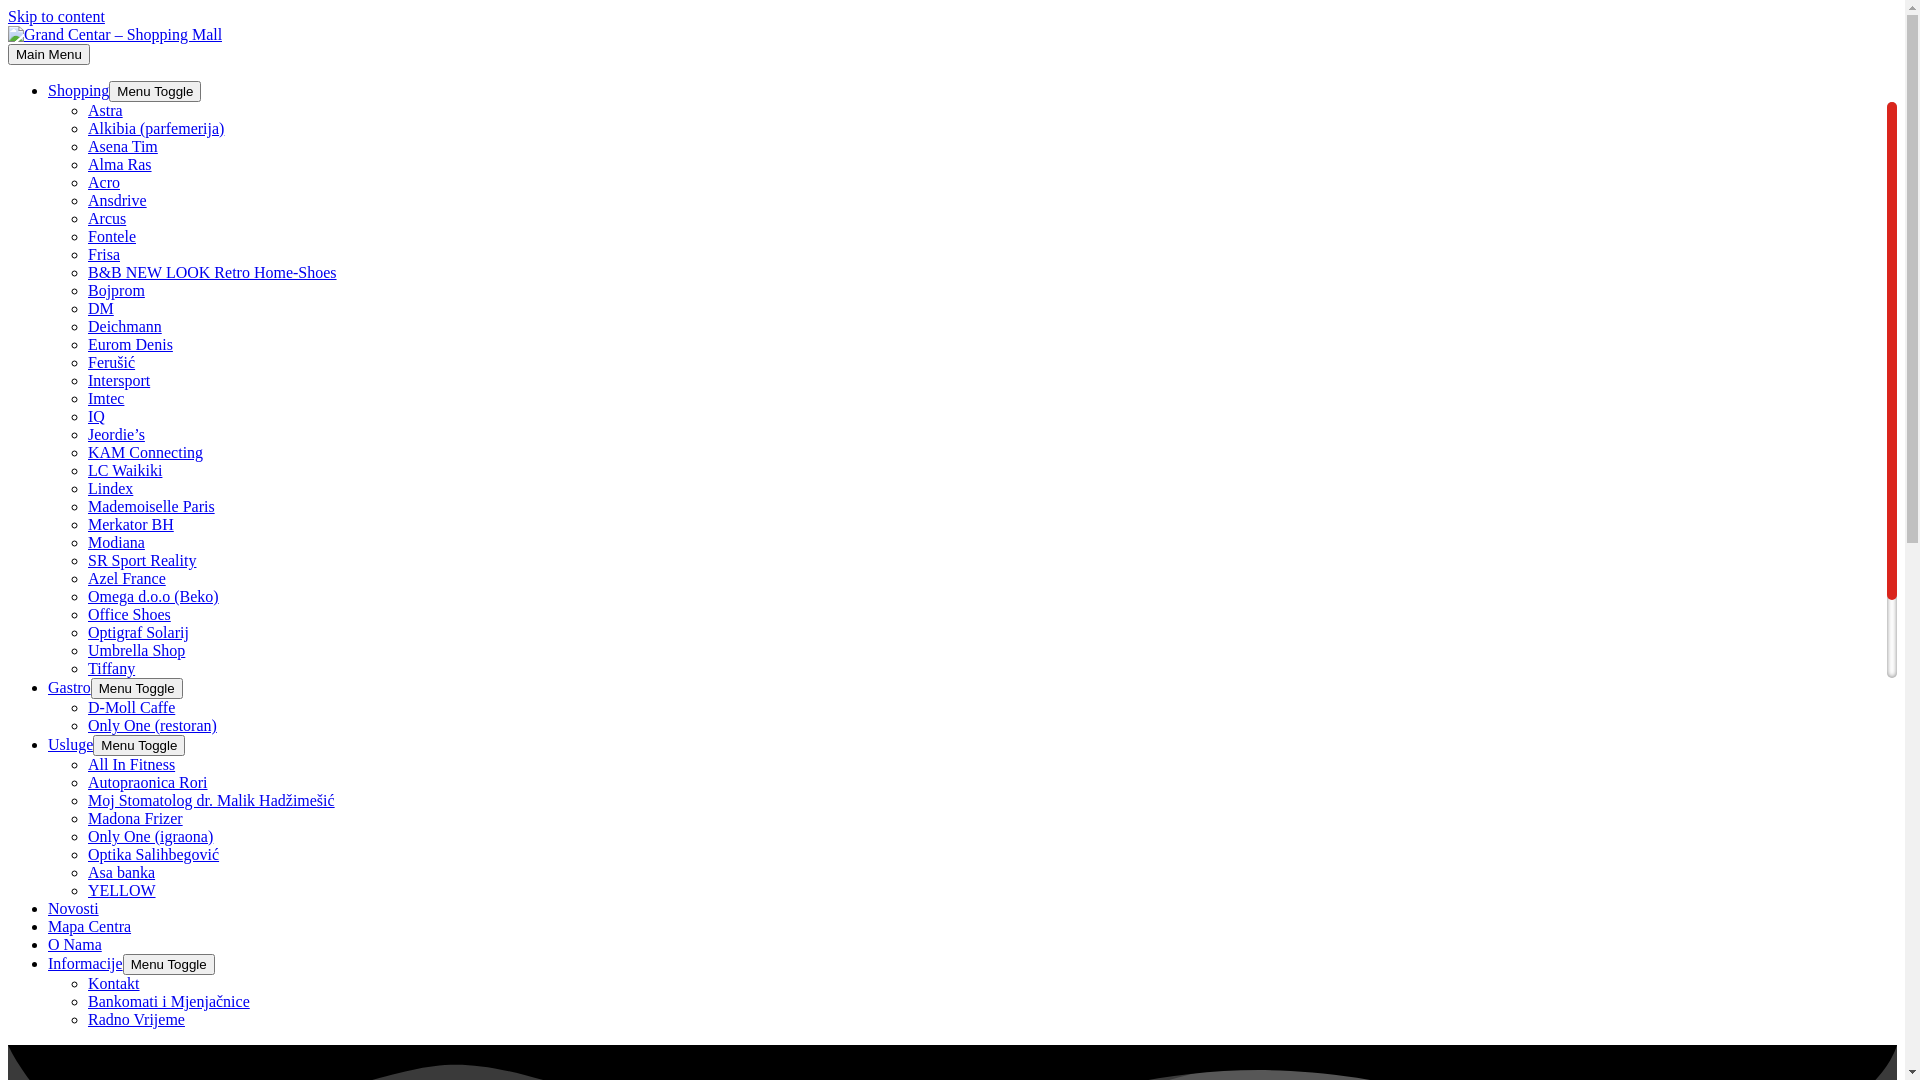  I want to click on 'Gastro', so click(48, 686).